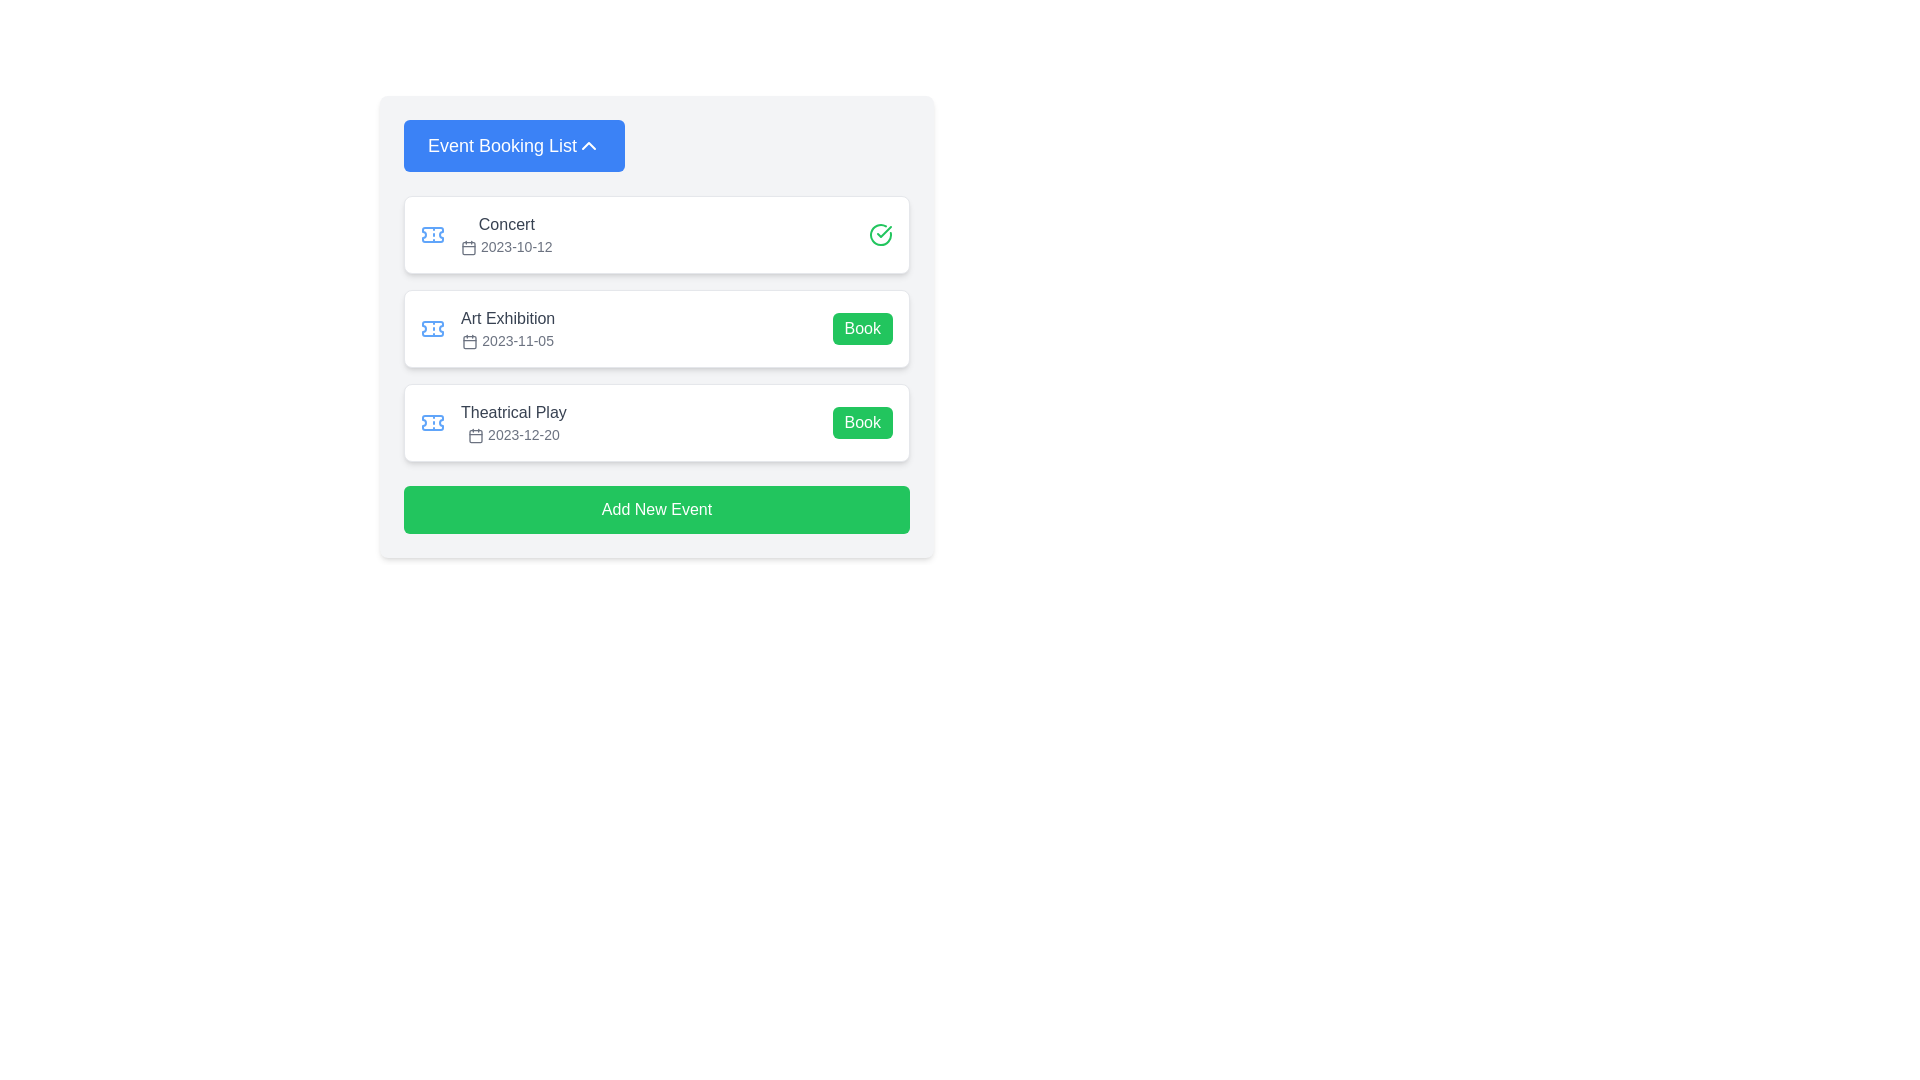 Image resolution: width=1920 pixels, height=1080 pixels. Describe the element at coordinates (508, 327) in the screenshot. I see `the Text label for event details, which provides the name and date of an event located between 'Concert' and 'Theatrical Play' in the list of events` at that location.